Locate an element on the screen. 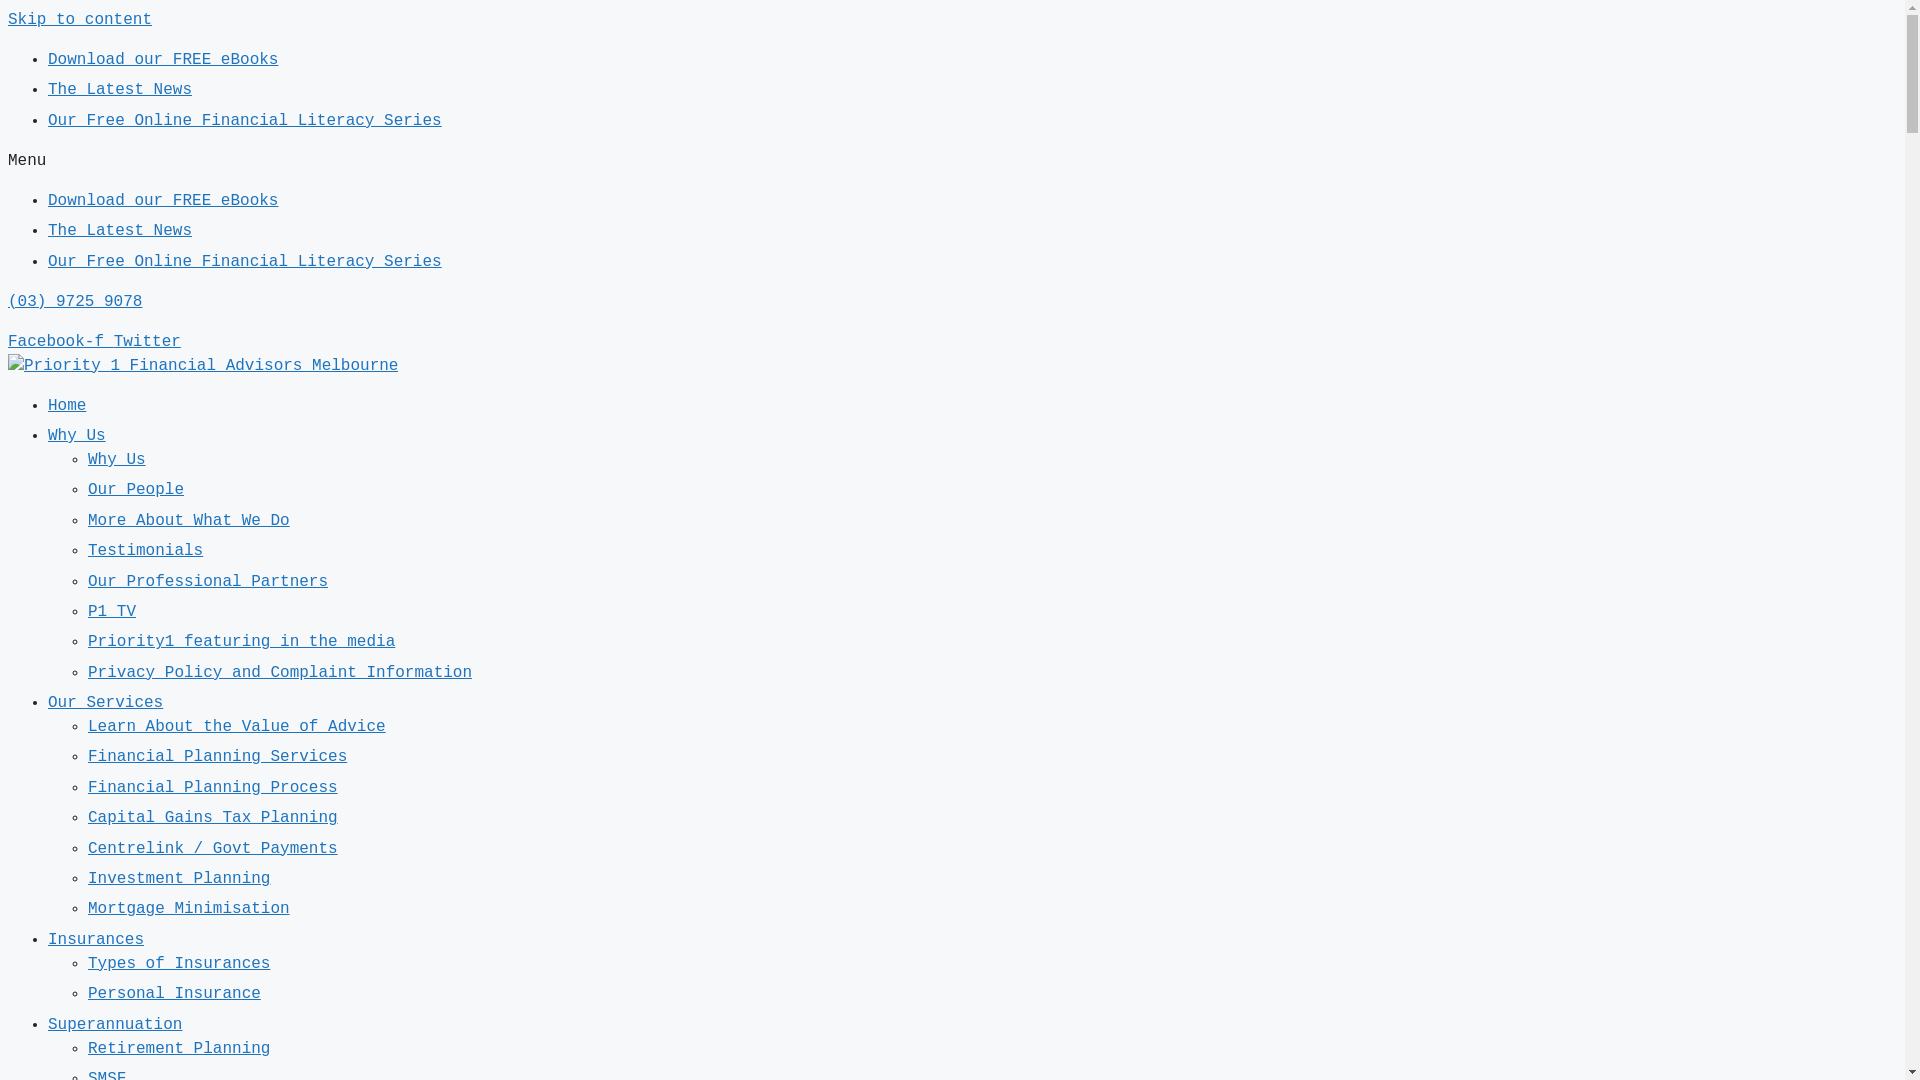 The height and width of the screenshot is (1080, 1920). 'Testimonials' is located at coordinates (86, 551).